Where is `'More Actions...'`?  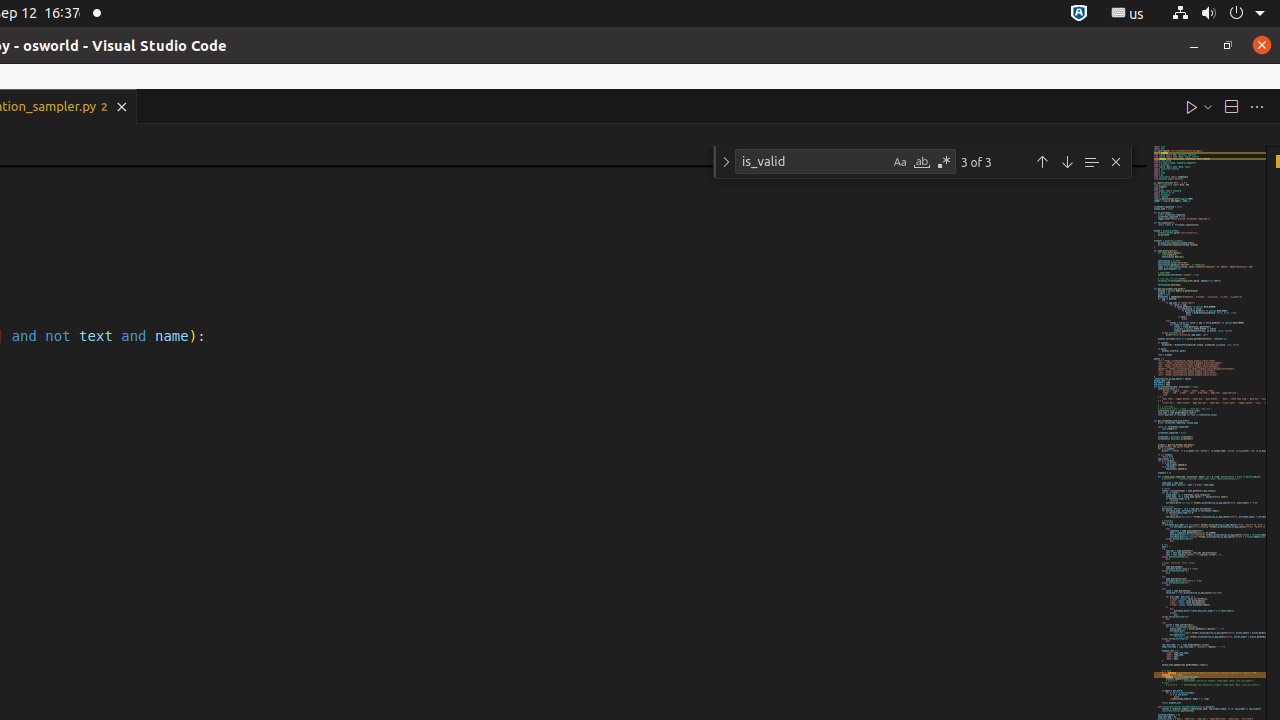 'More Actions...' is located at coordinates (1255, 106).